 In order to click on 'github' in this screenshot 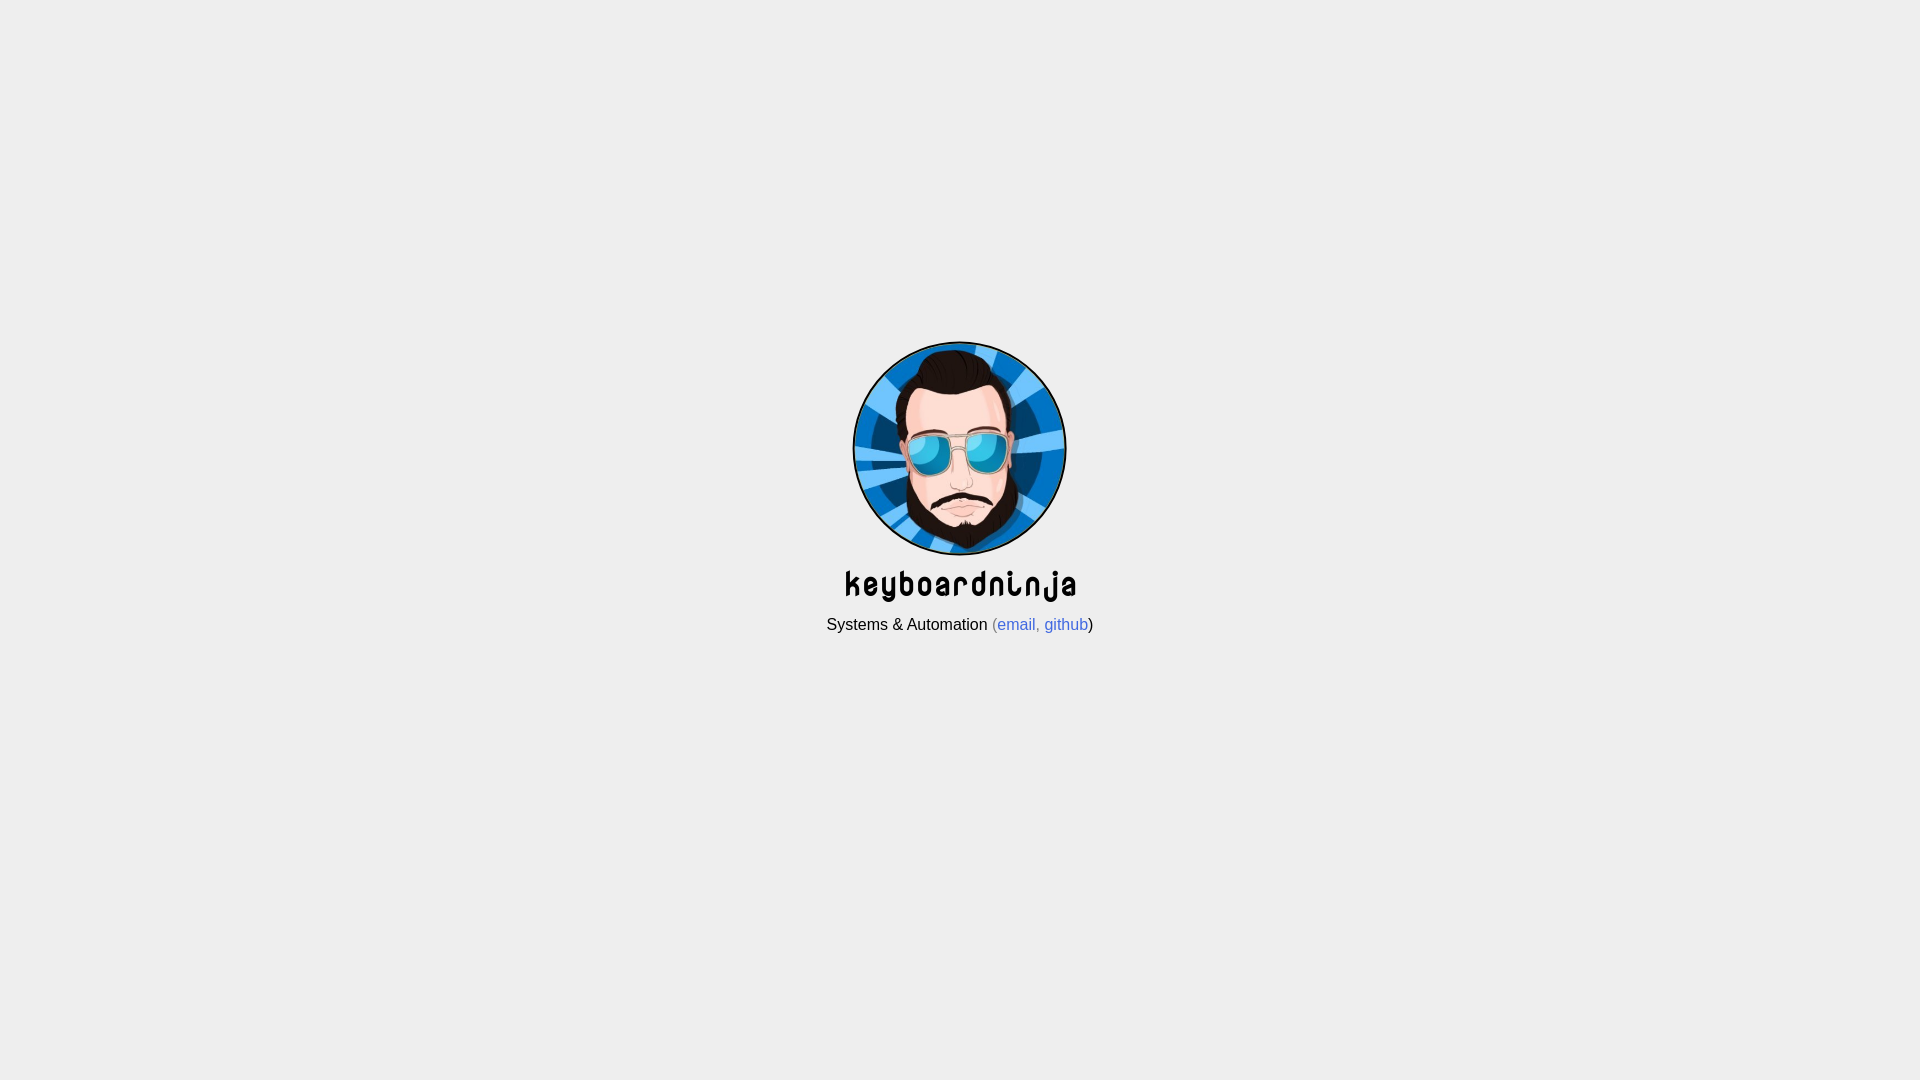, I will do `click(1064, 623)`.